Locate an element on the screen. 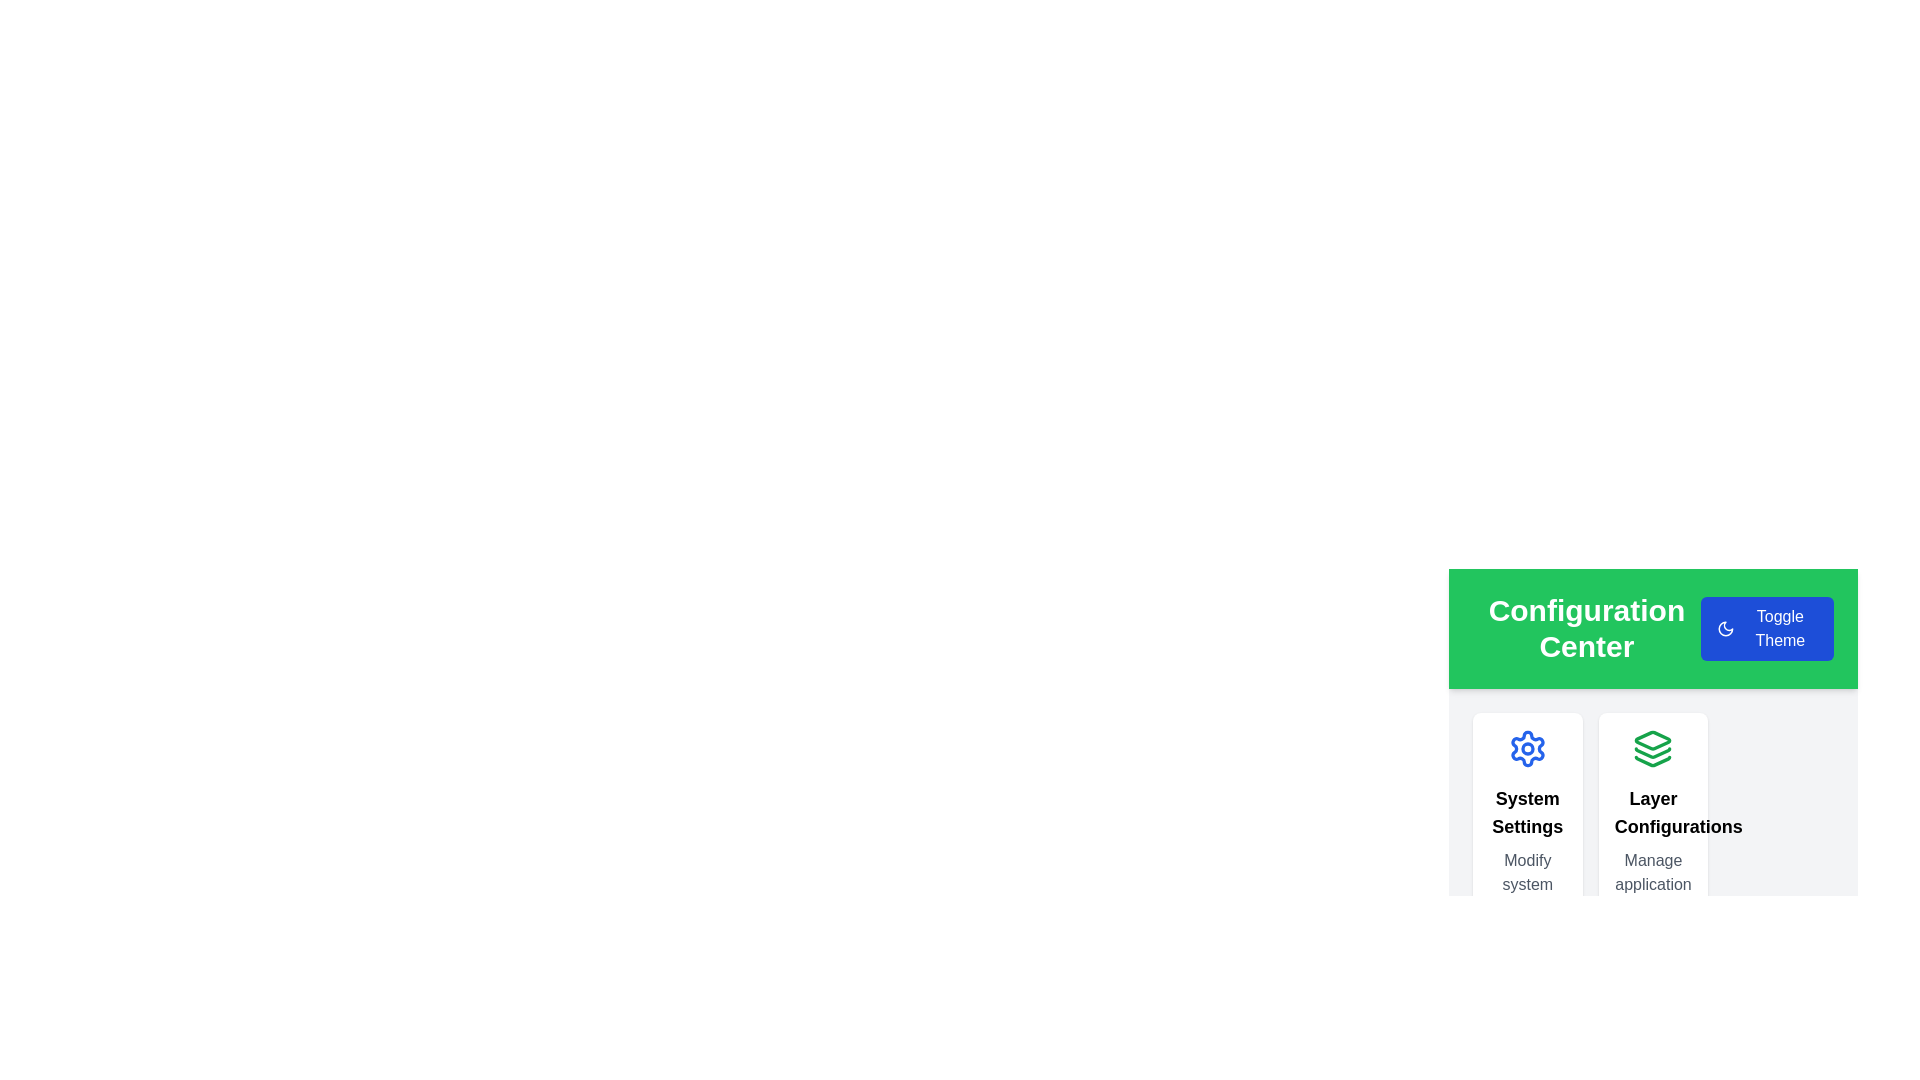 Image resolution: width=1920 pixels, height=1080 pixels. the Header bar labeled 'Configuration Center' that has a green background and a blue button 'Toggle Theme' positioned to the right is located at coordinates (1653, 627).